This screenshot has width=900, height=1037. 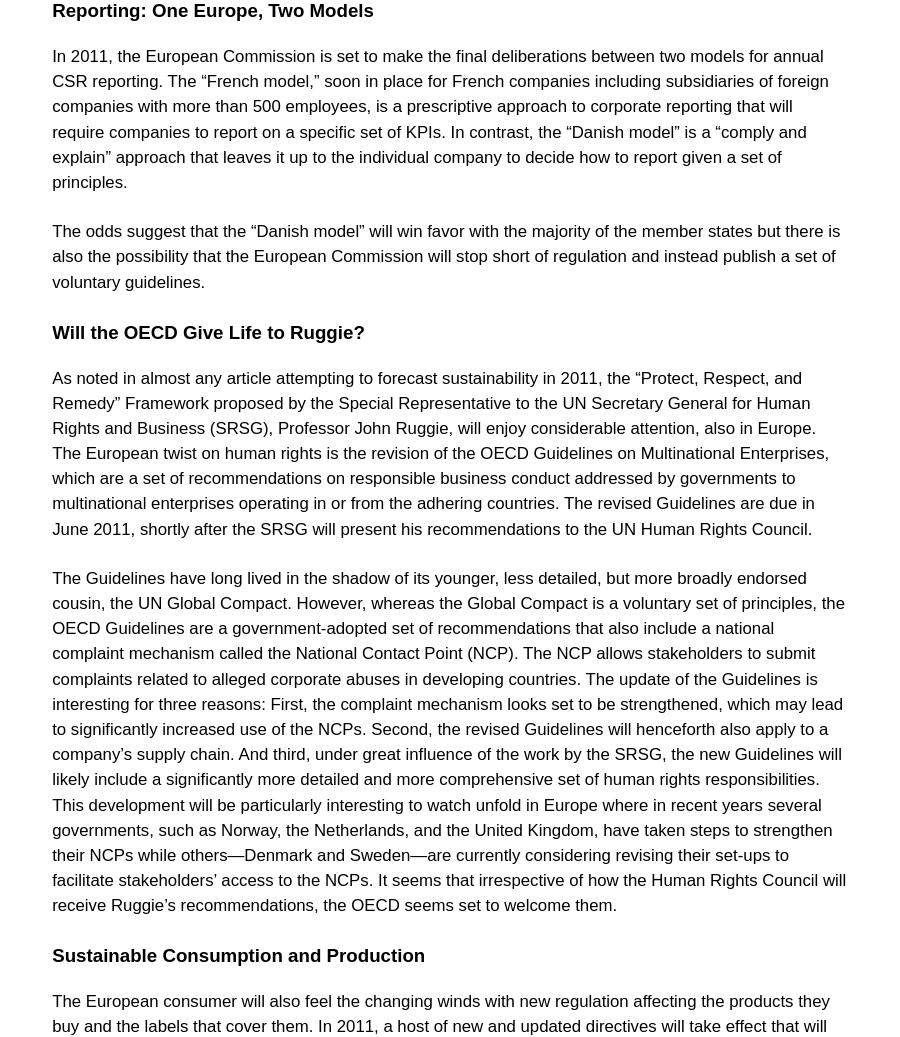 What do you see at coordinates (456, 50) in the screenshot?
I see `'| Business Coaltion Committed to Combating Human Trafficking in Operations and Supply Chains'` at bounding box center [456, 50].